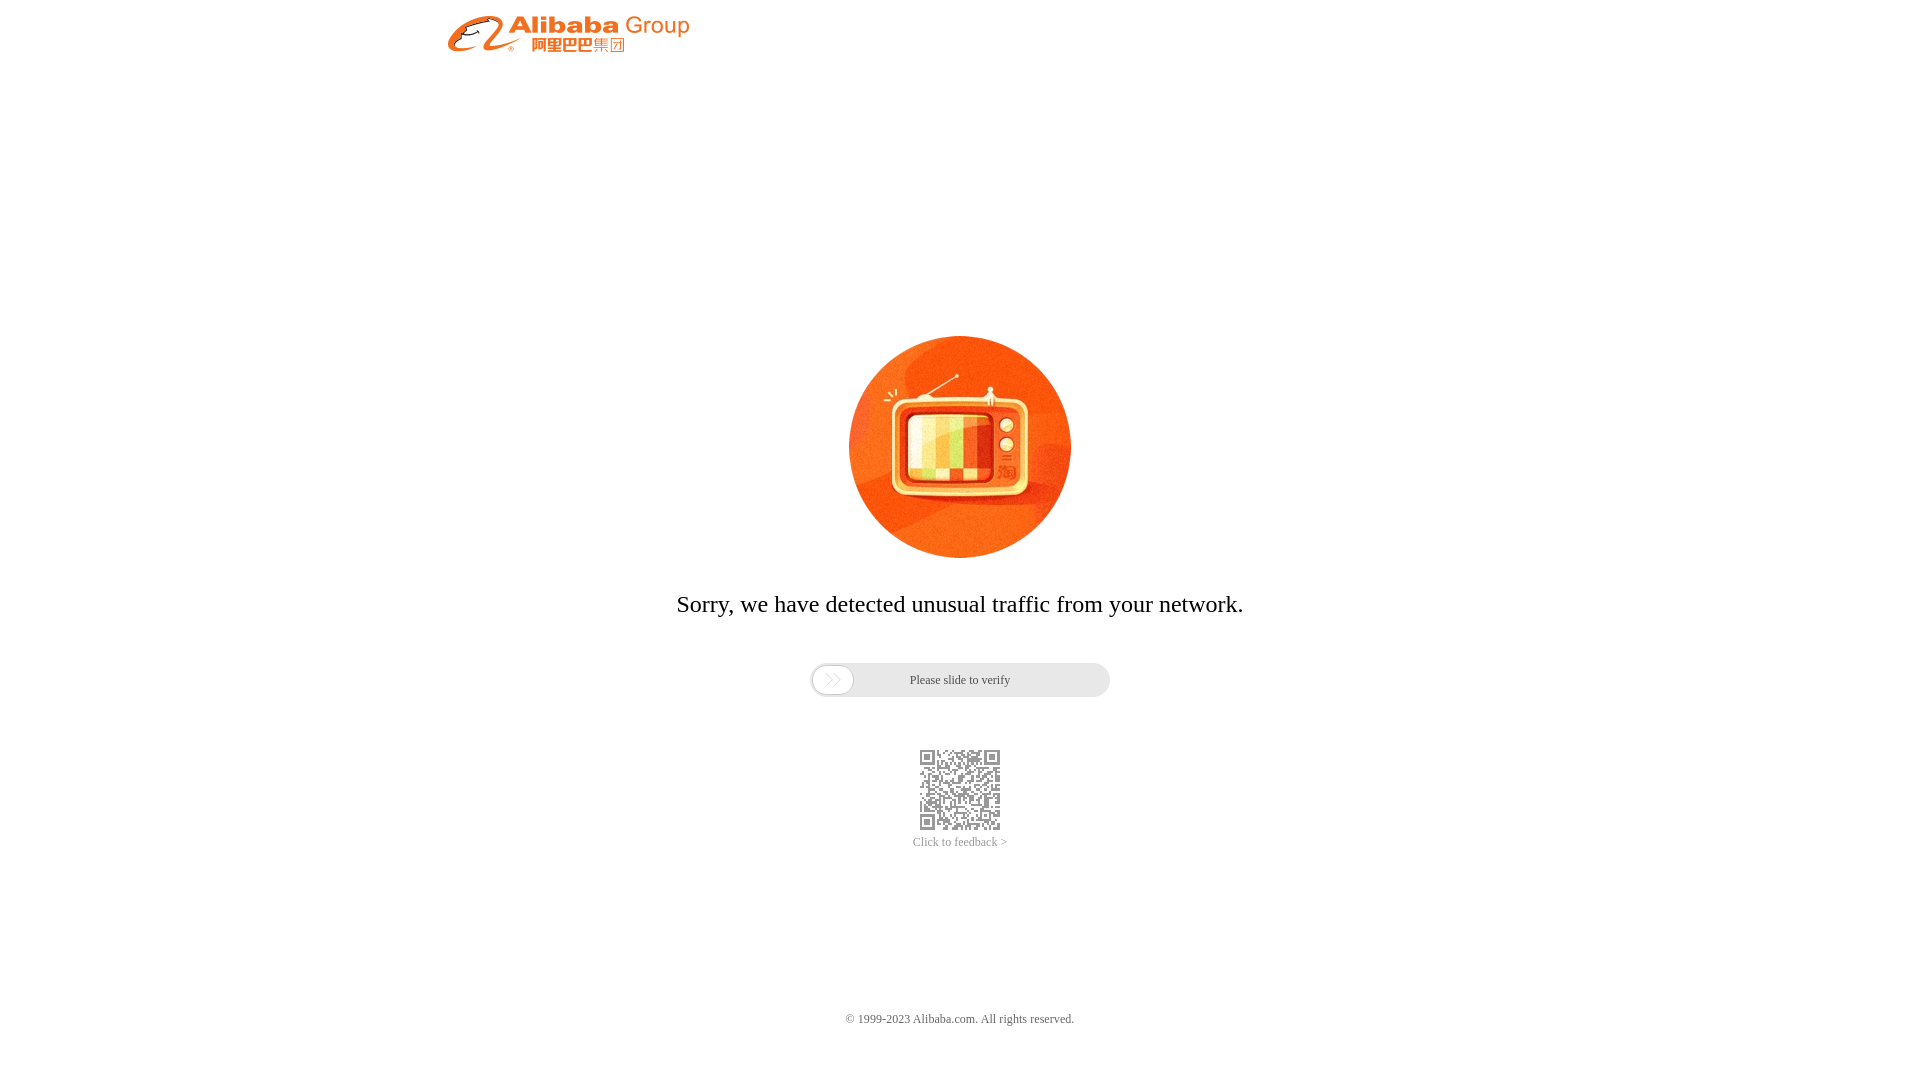  Describe the element at coordinates (960, 842) in the screenshot. I see `'Click to feedback >'` at that location.